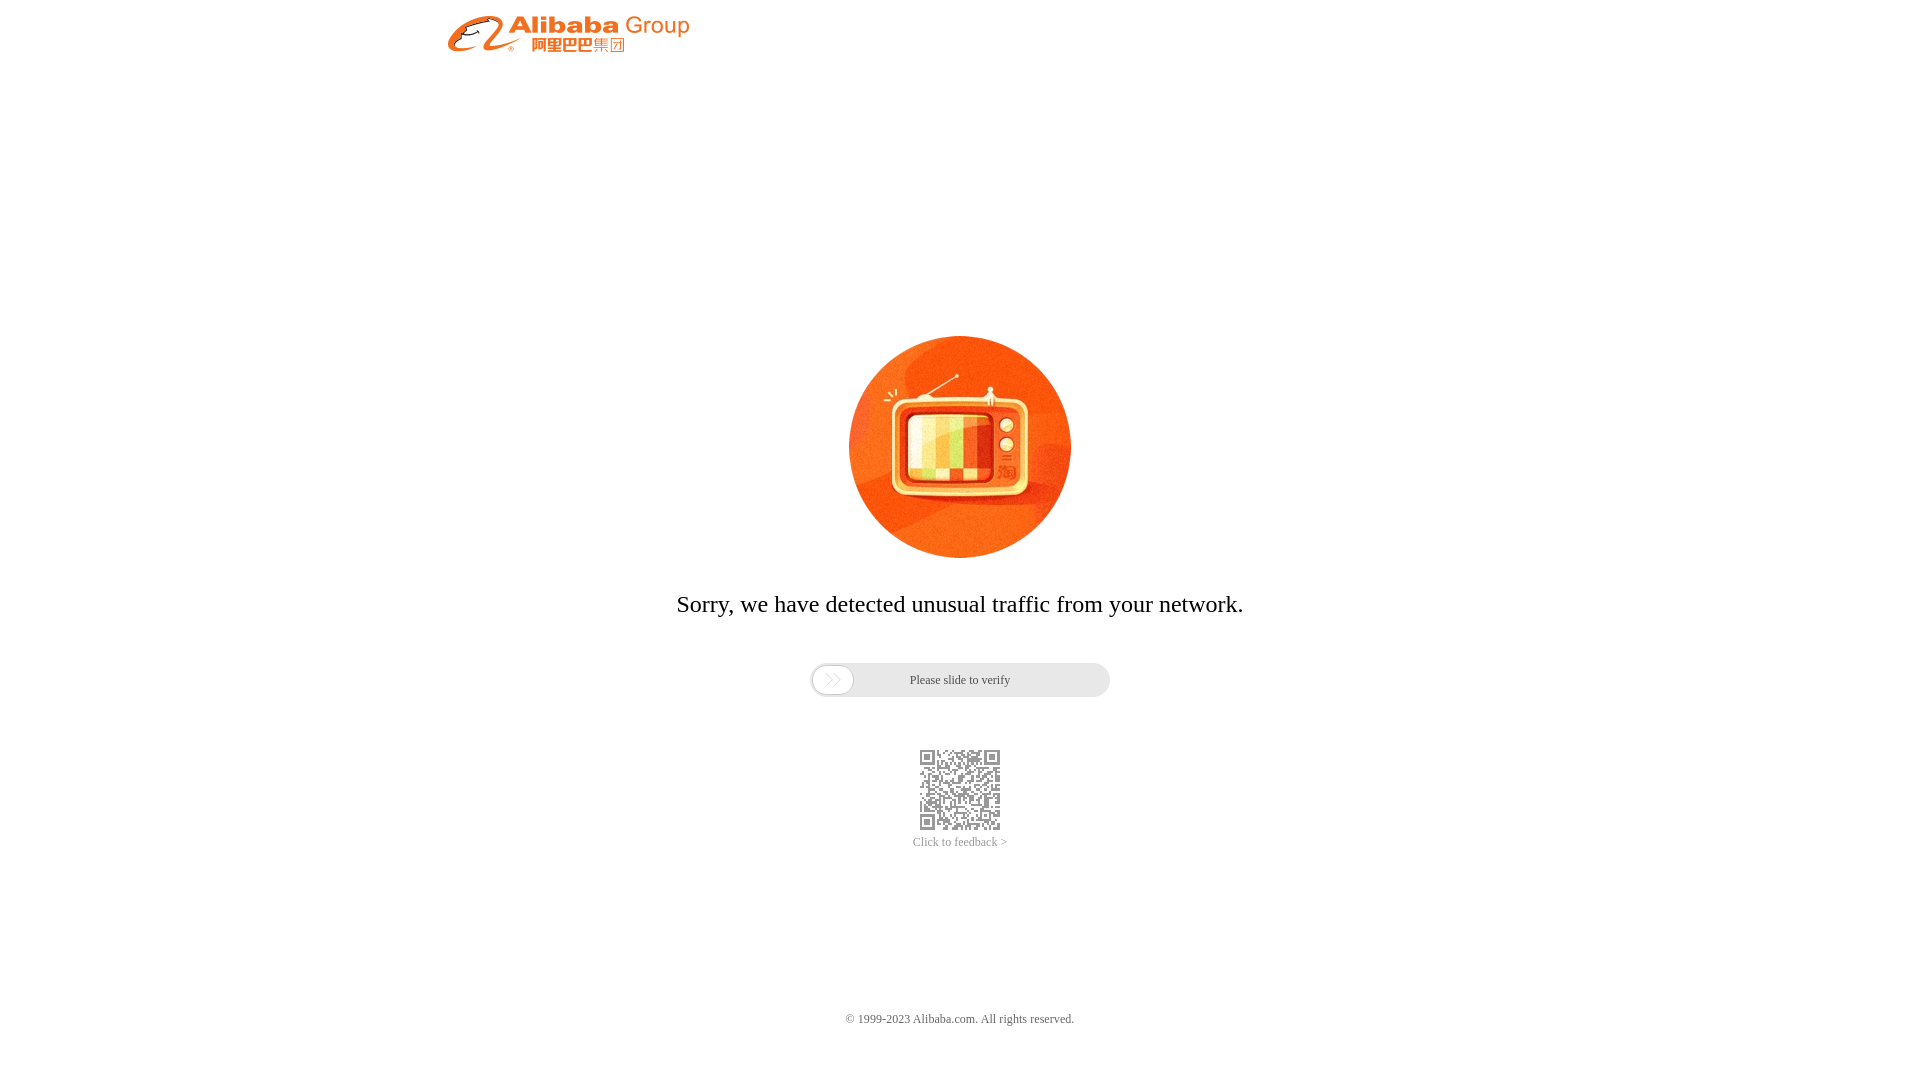  Describe the element at coordinates (960, 842) in the screenshot. I see `'Click to feedback >'` at that location.